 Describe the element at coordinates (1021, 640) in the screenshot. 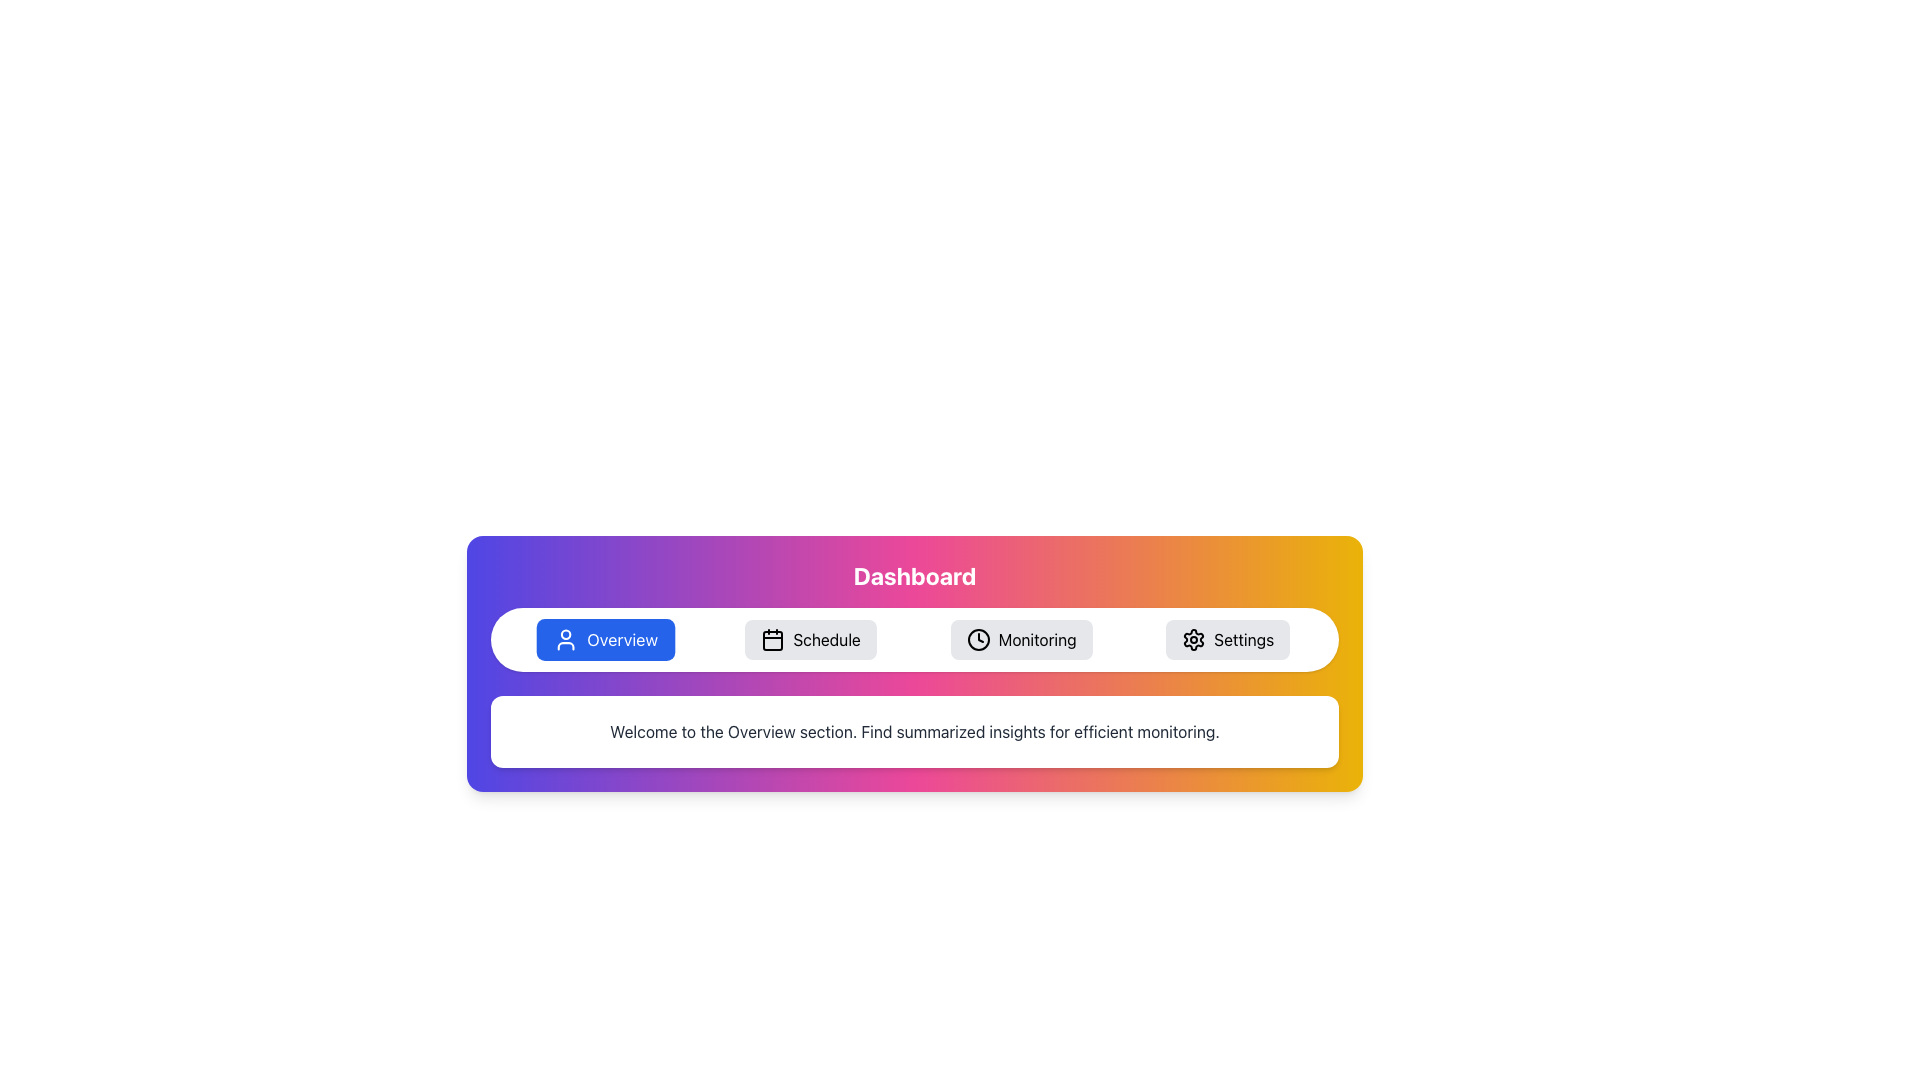

I see `the 'Monitoring' button, which is a rectangular button with rounded edges, light gray background, a clock icon on the left, and the label 'Monitoring' in black, located centrally at the bottom half of the interface` at that location.